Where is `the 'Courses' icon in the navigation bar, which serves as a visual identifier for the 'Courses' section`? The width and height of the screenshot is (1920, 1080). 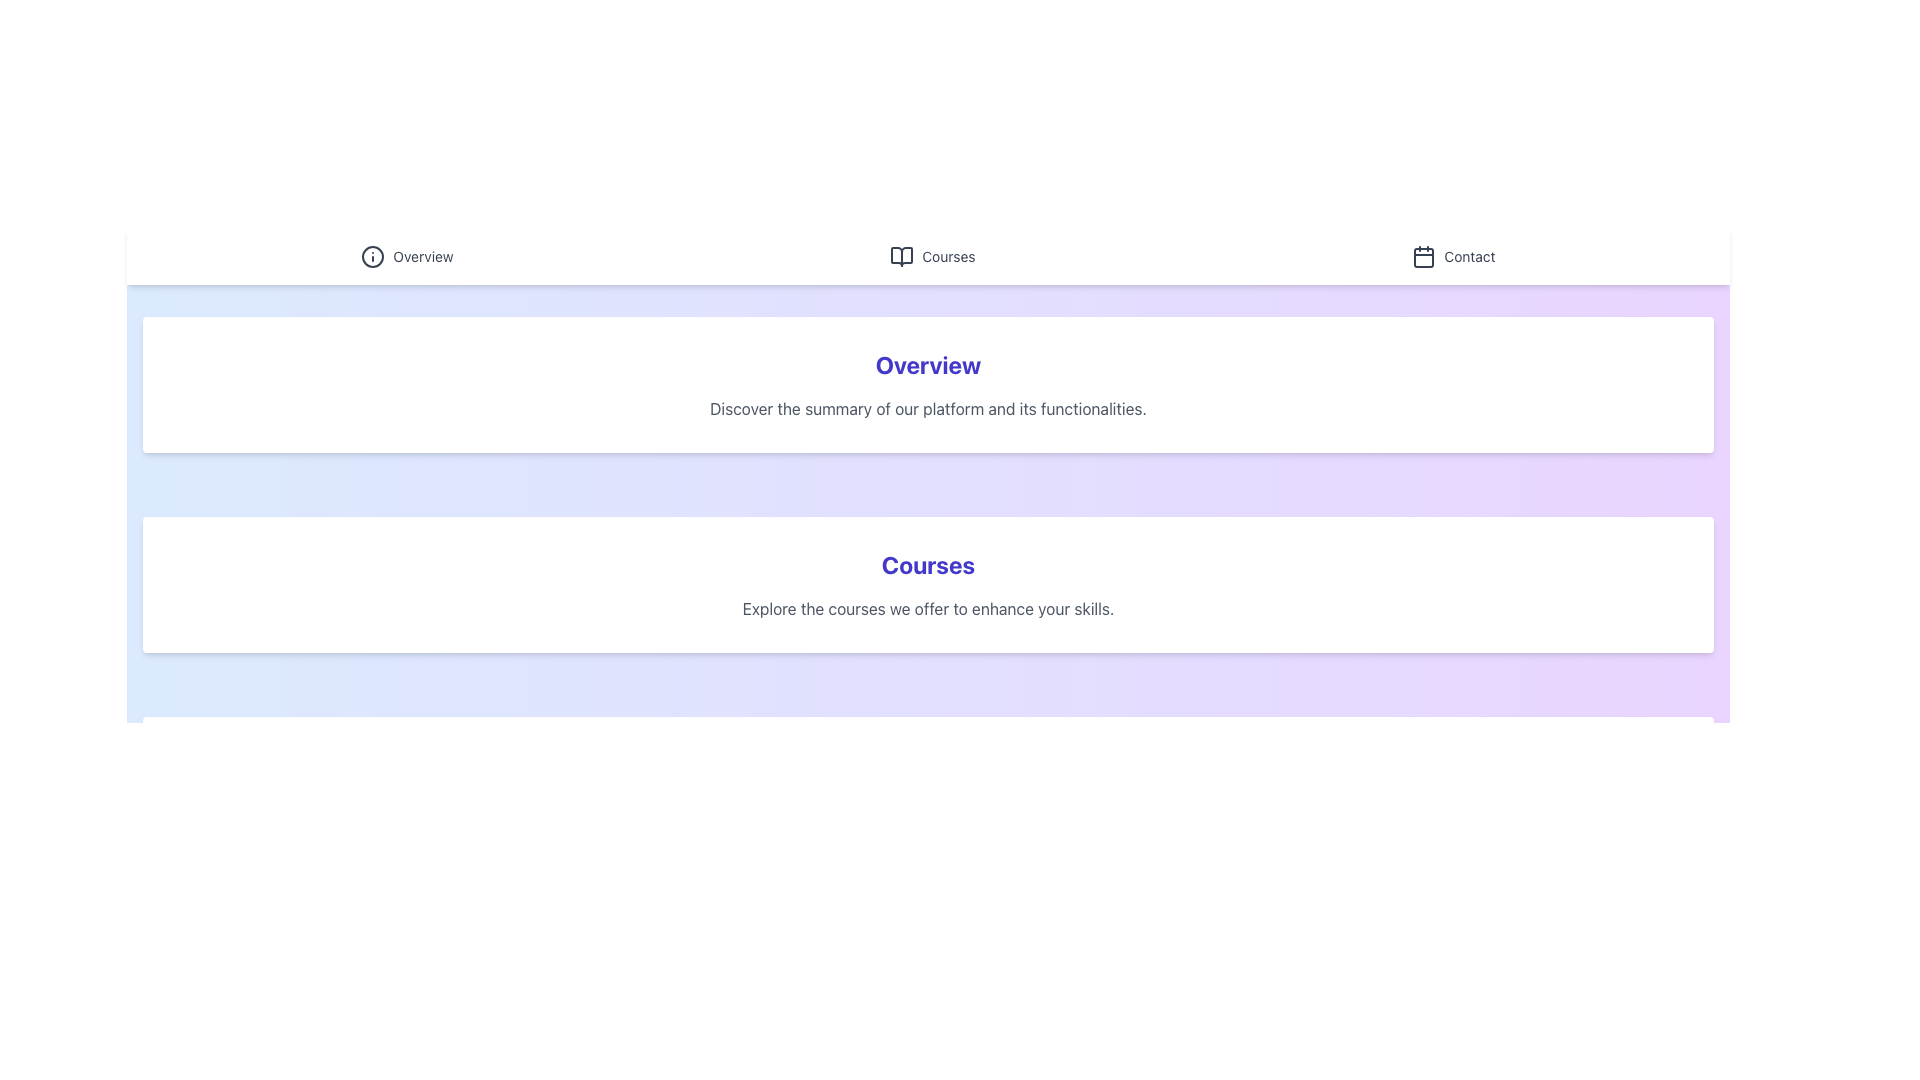
the 'Courses' icon in the navigation bar, which serves as a visual identifier for the 'Courses' section is located at coordinates (901, 256).